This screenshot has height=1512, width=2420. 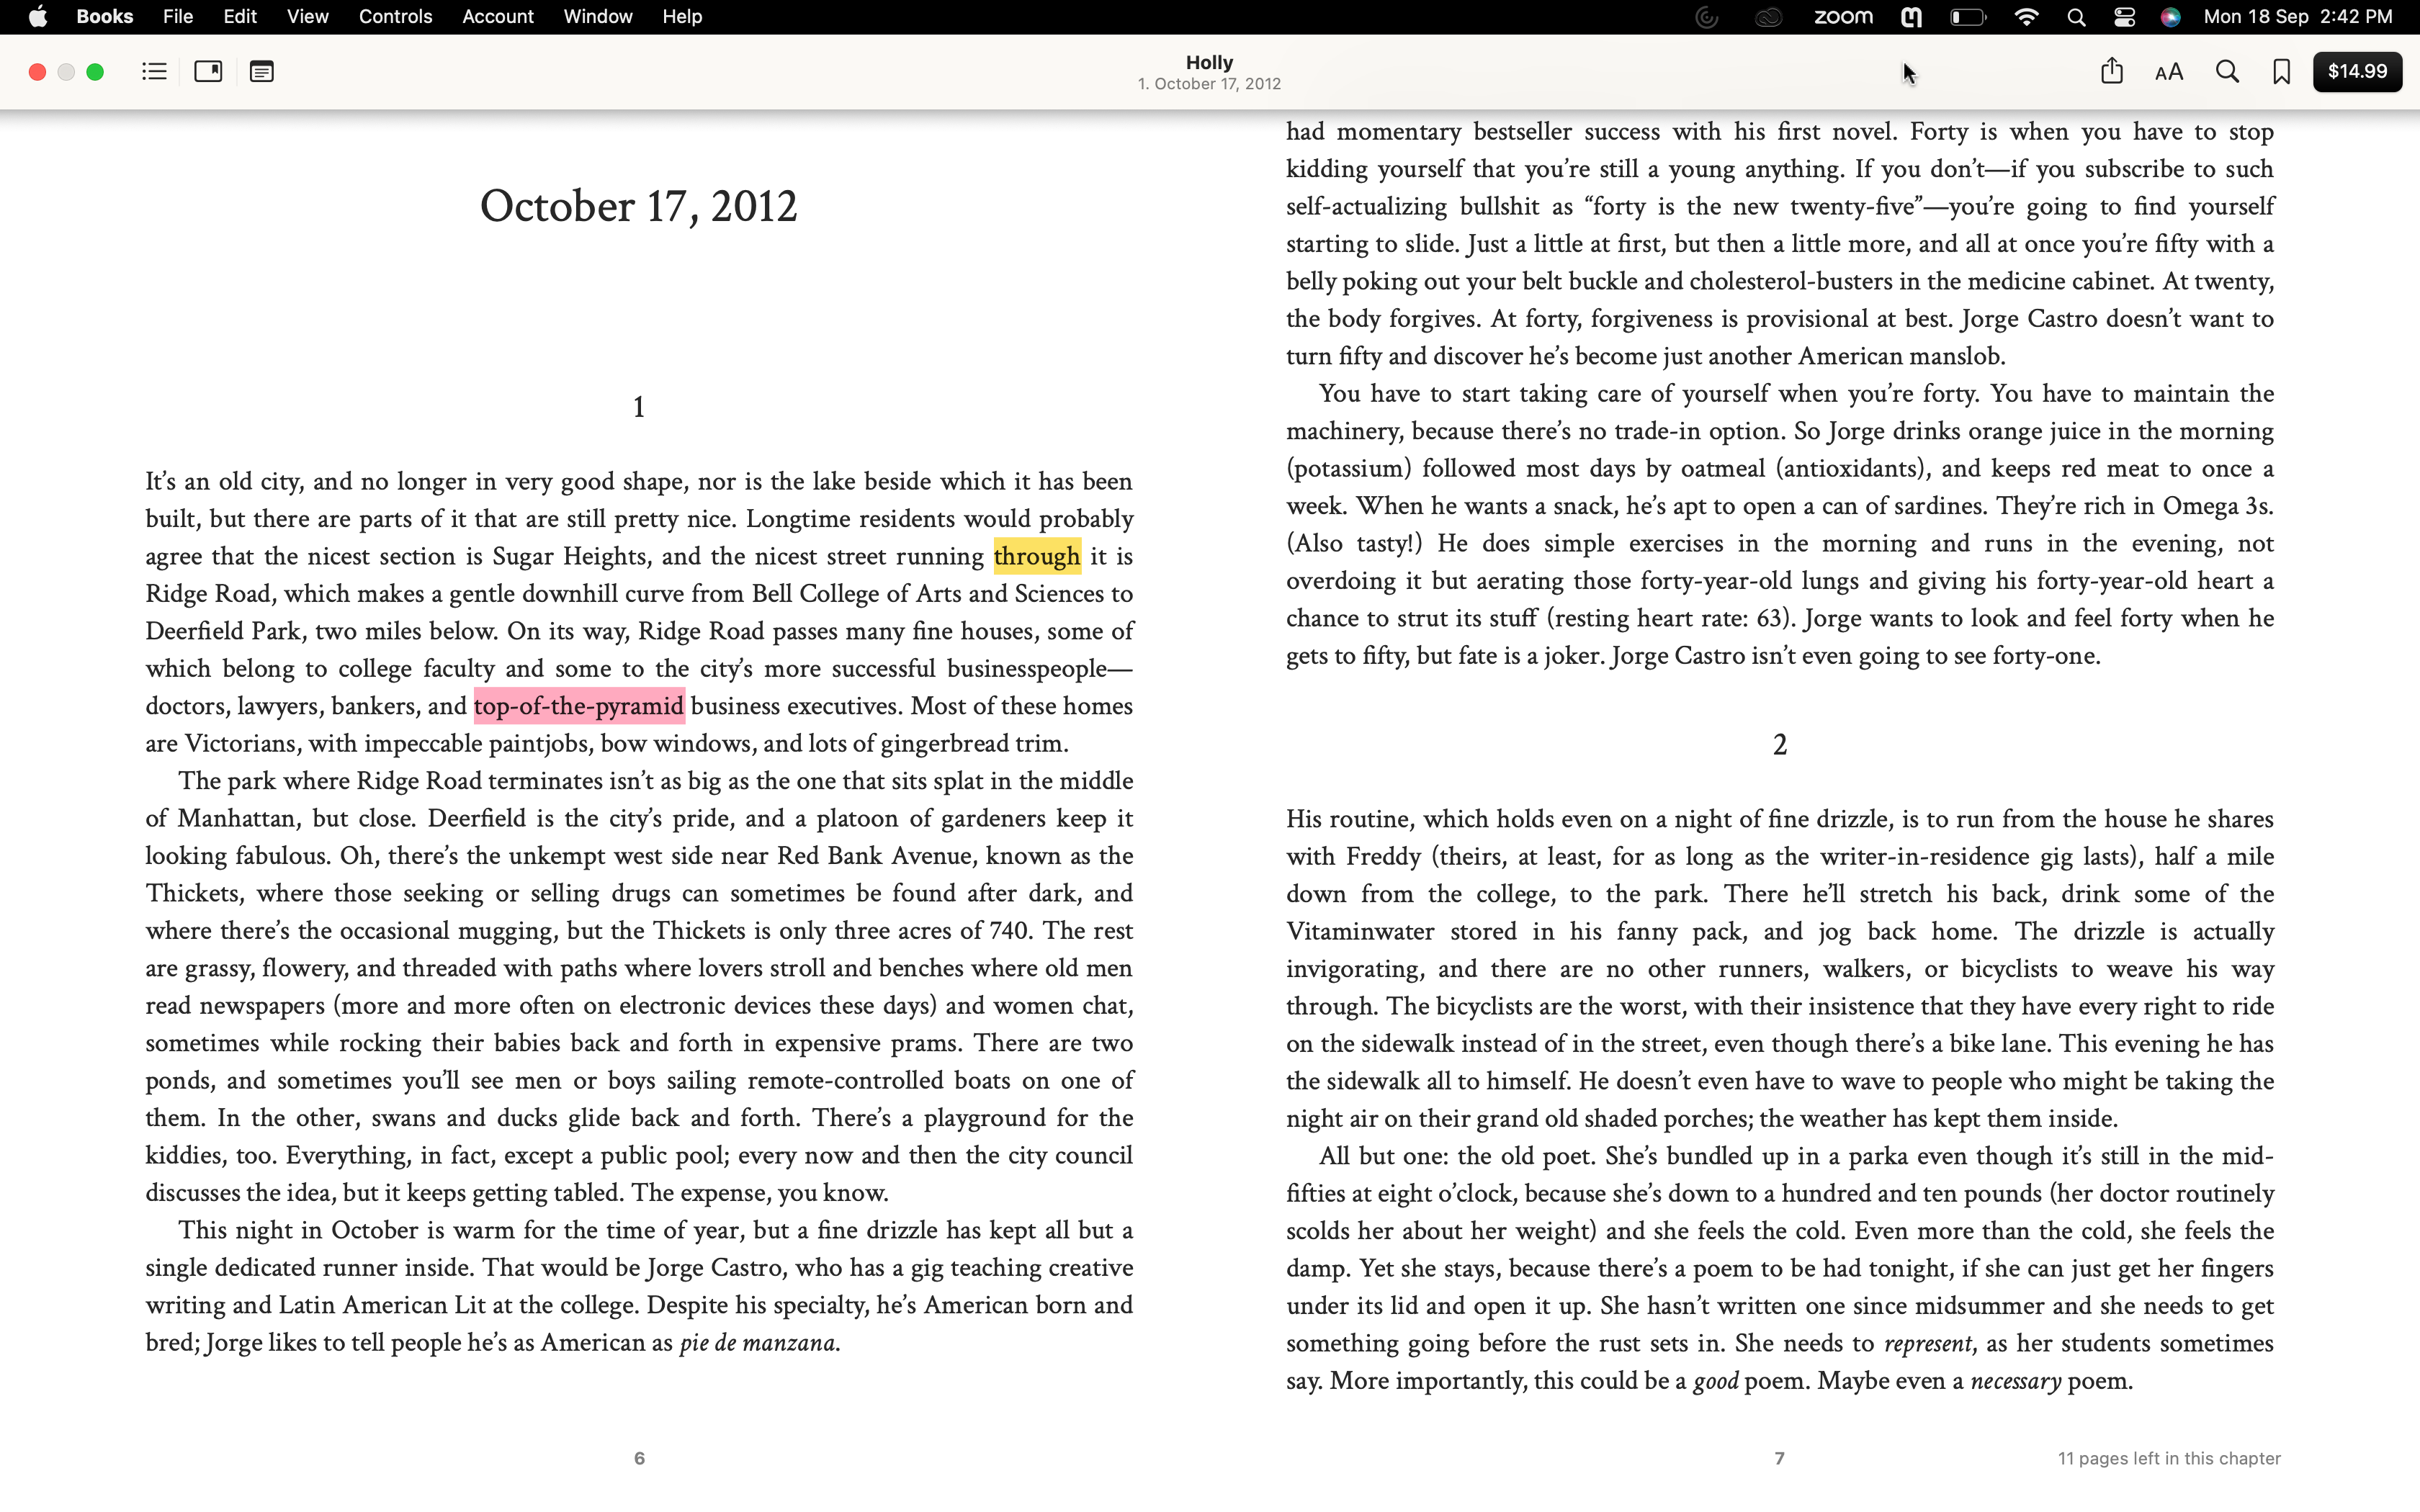 I want to click on Mark the currently open page for future reference and view all marked pages, so click(x=2282, y=73).